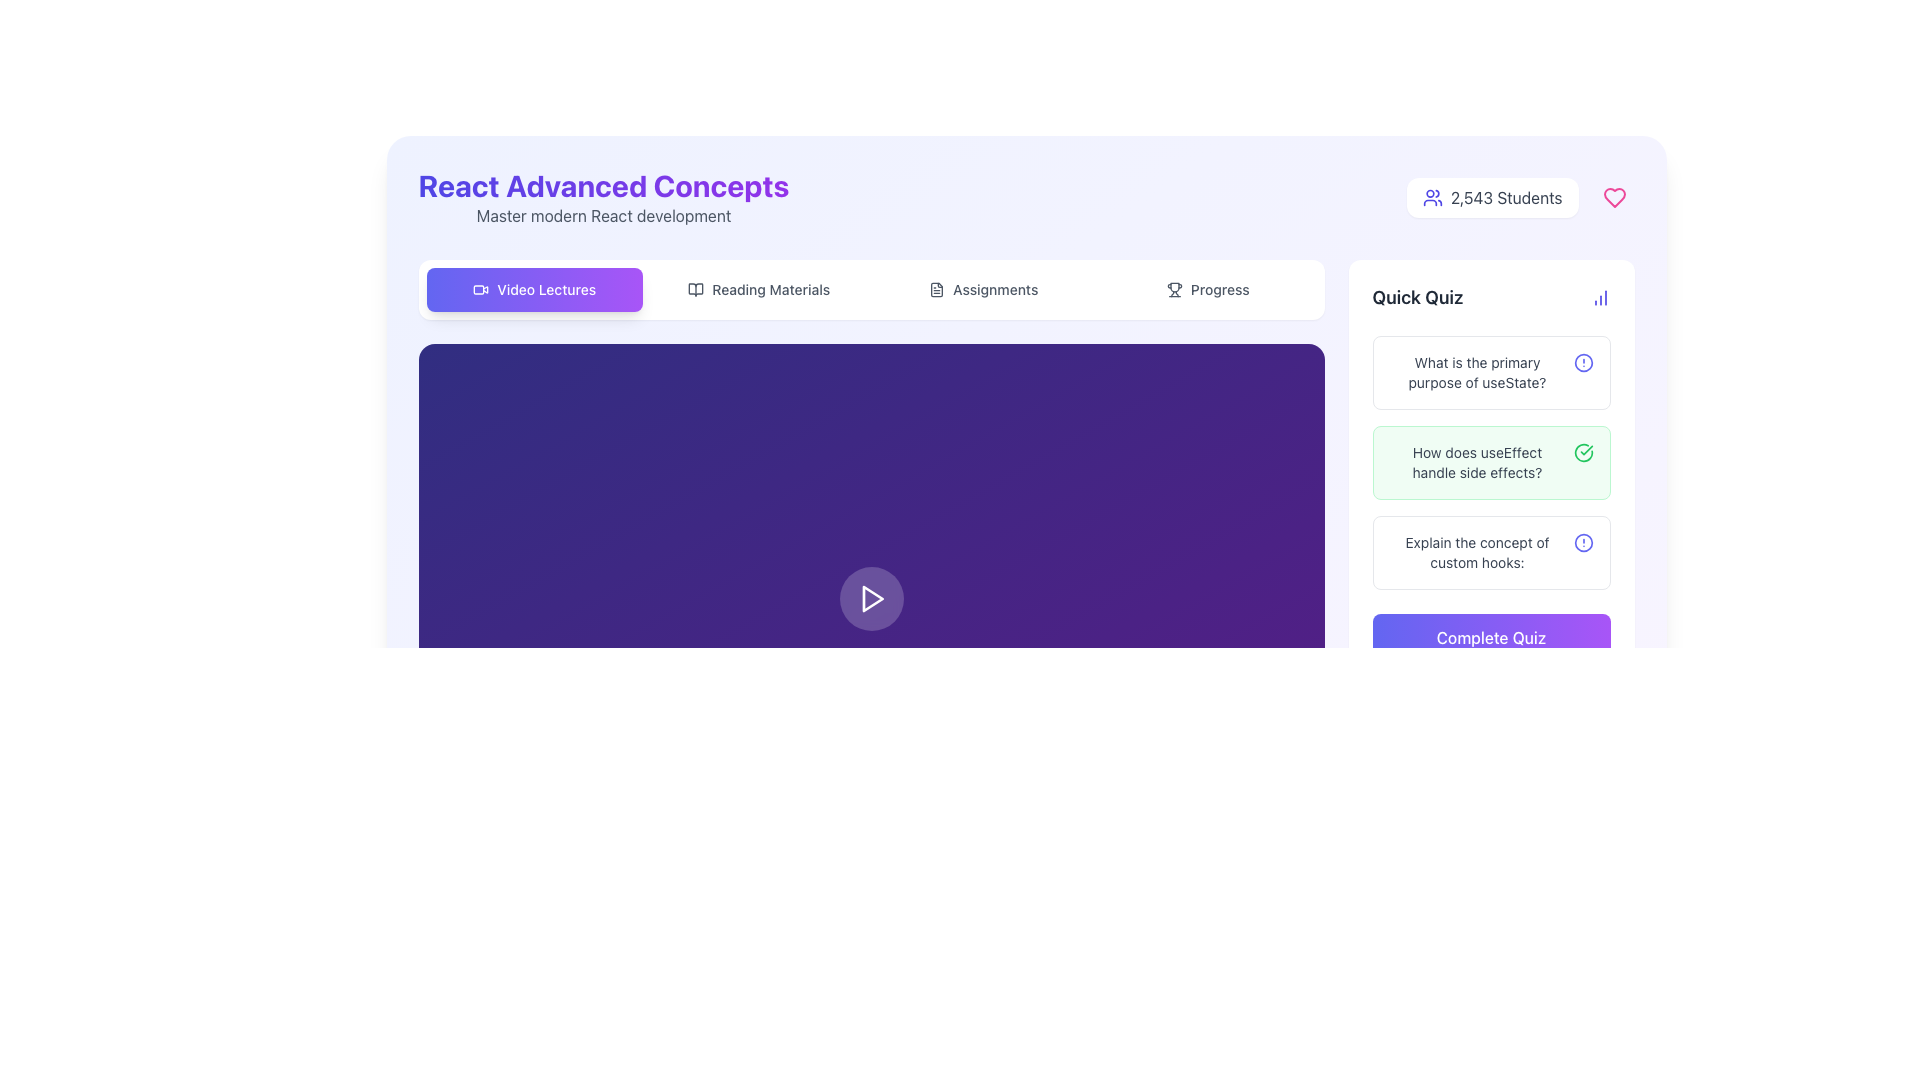 Image resolution: width=1920 pixels, height=1080 pixels. What do you see at coordinates (1477, 552) in the screenshot?
I see `the Text label that presents a quiz question, located in the 'Quick Quiz' section, specifically the third item in a vertical list between 'How does useEffect handle side effects?' and 'Complete Quiz.'` at bounding box center [1477, 552].